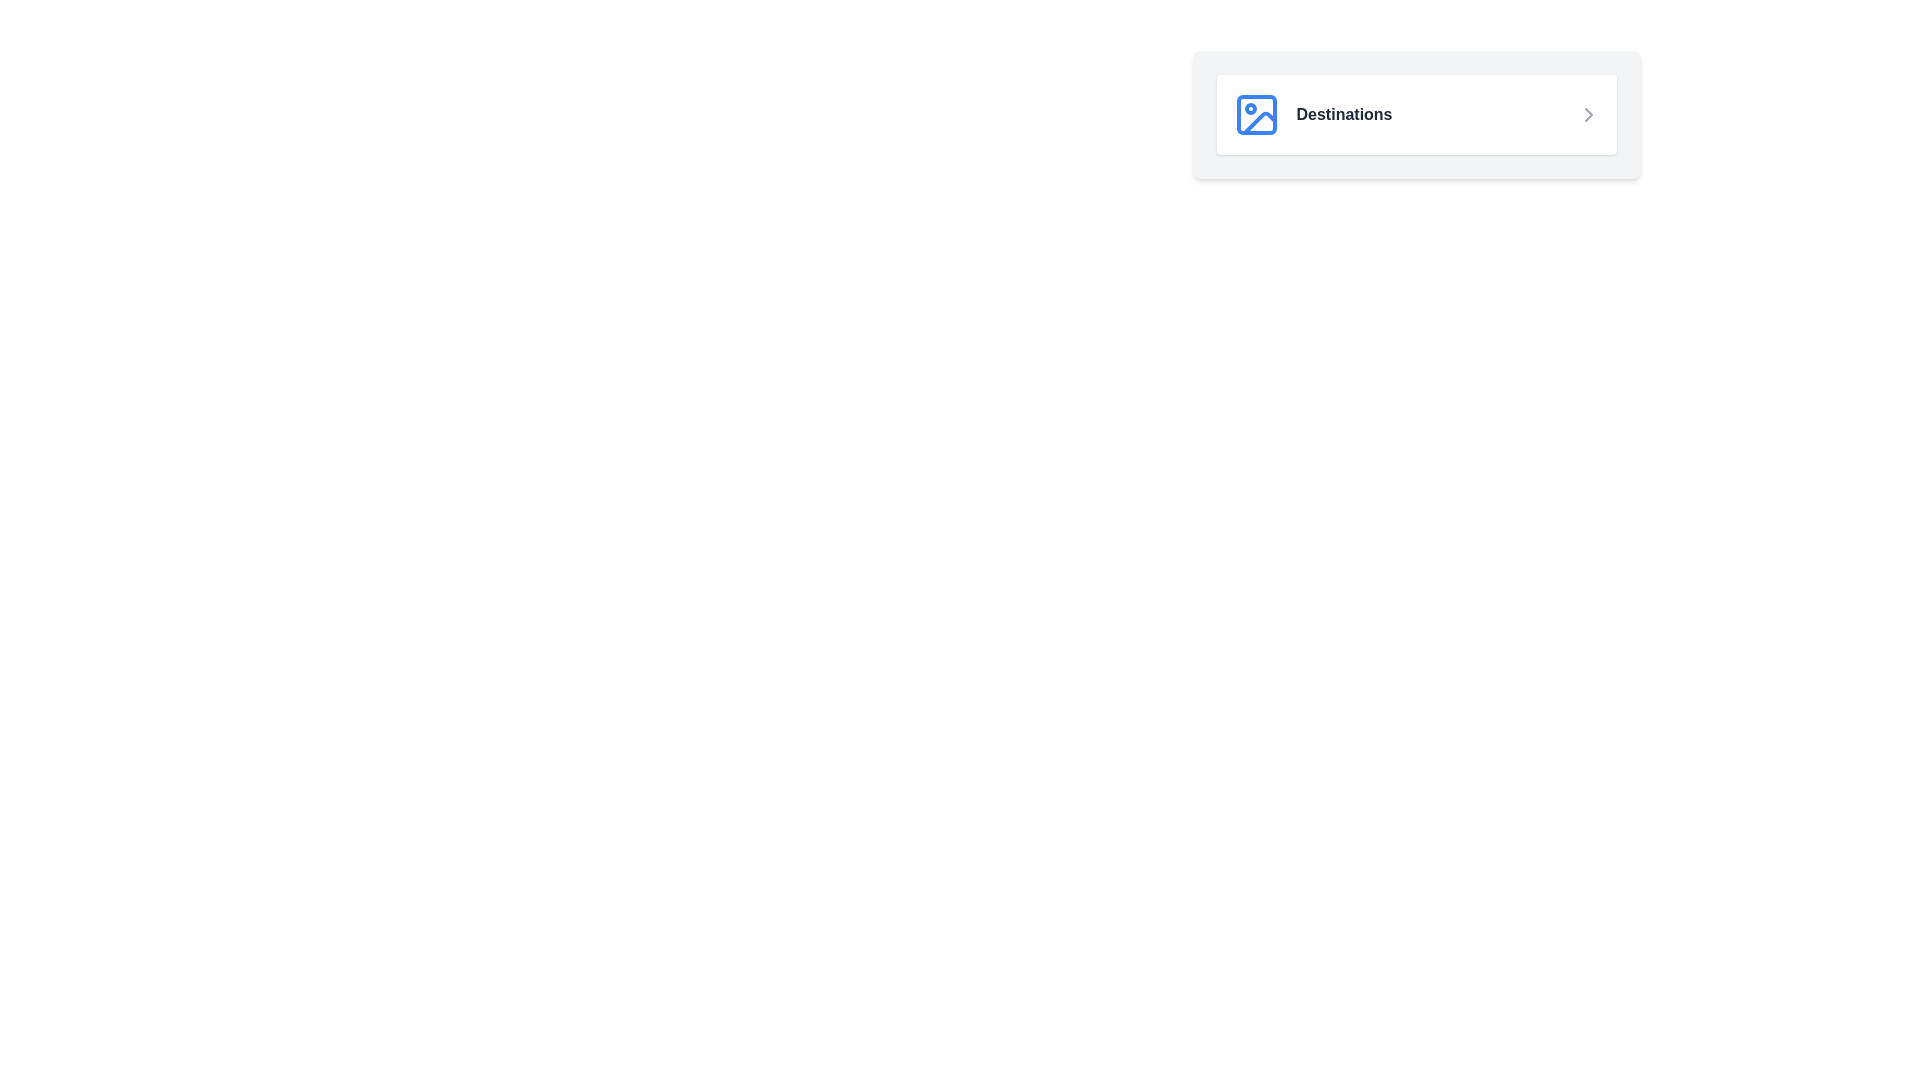 The width and height of the screenshot is (1920, 1080). Describe the element at coordinates (1587, 115) in the screenshot. I see `the right-facing chevron arrow icon located at the far-right side of the card layout` at that location.